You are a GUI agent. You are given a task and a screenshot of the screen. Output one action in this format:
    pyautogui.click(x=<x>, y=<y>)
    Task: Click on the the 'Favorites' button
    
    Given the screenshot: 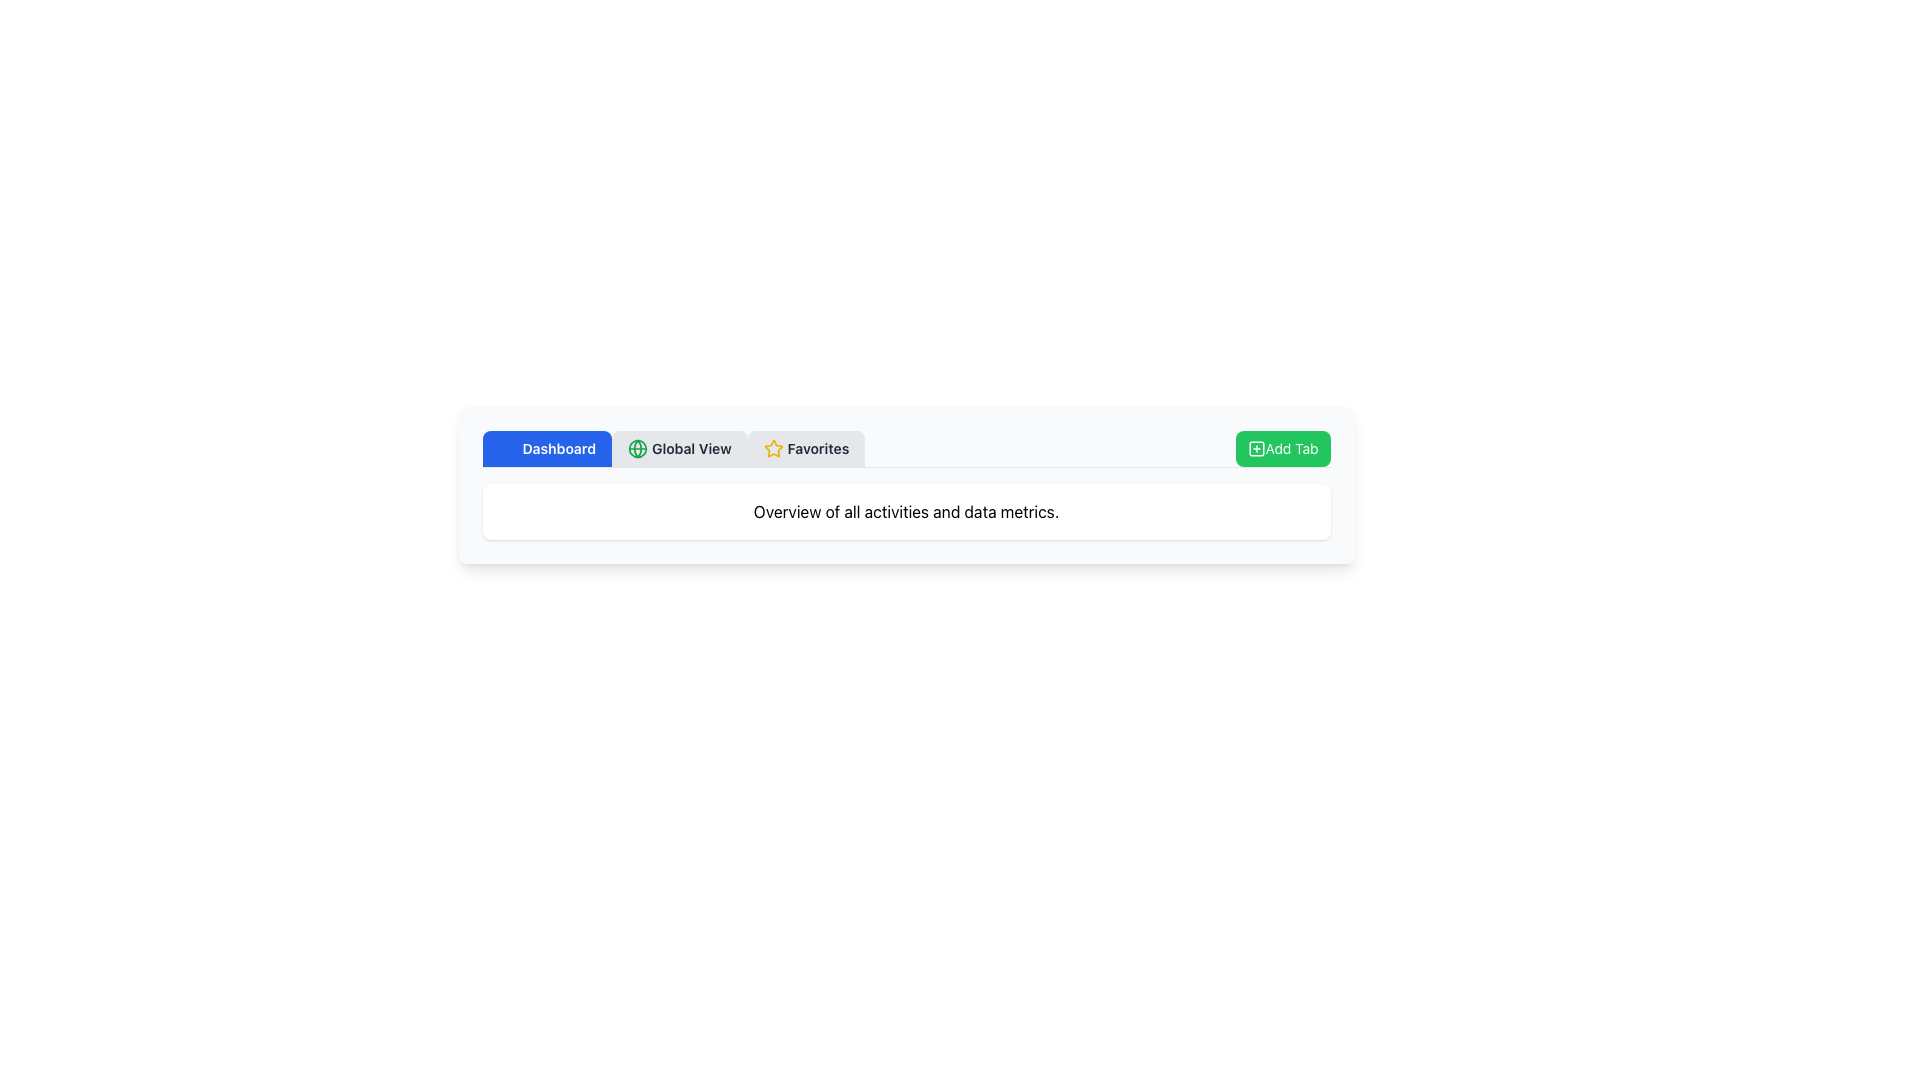 What is the action you would take?
    pyautogui.click(x=806, y=447)
    